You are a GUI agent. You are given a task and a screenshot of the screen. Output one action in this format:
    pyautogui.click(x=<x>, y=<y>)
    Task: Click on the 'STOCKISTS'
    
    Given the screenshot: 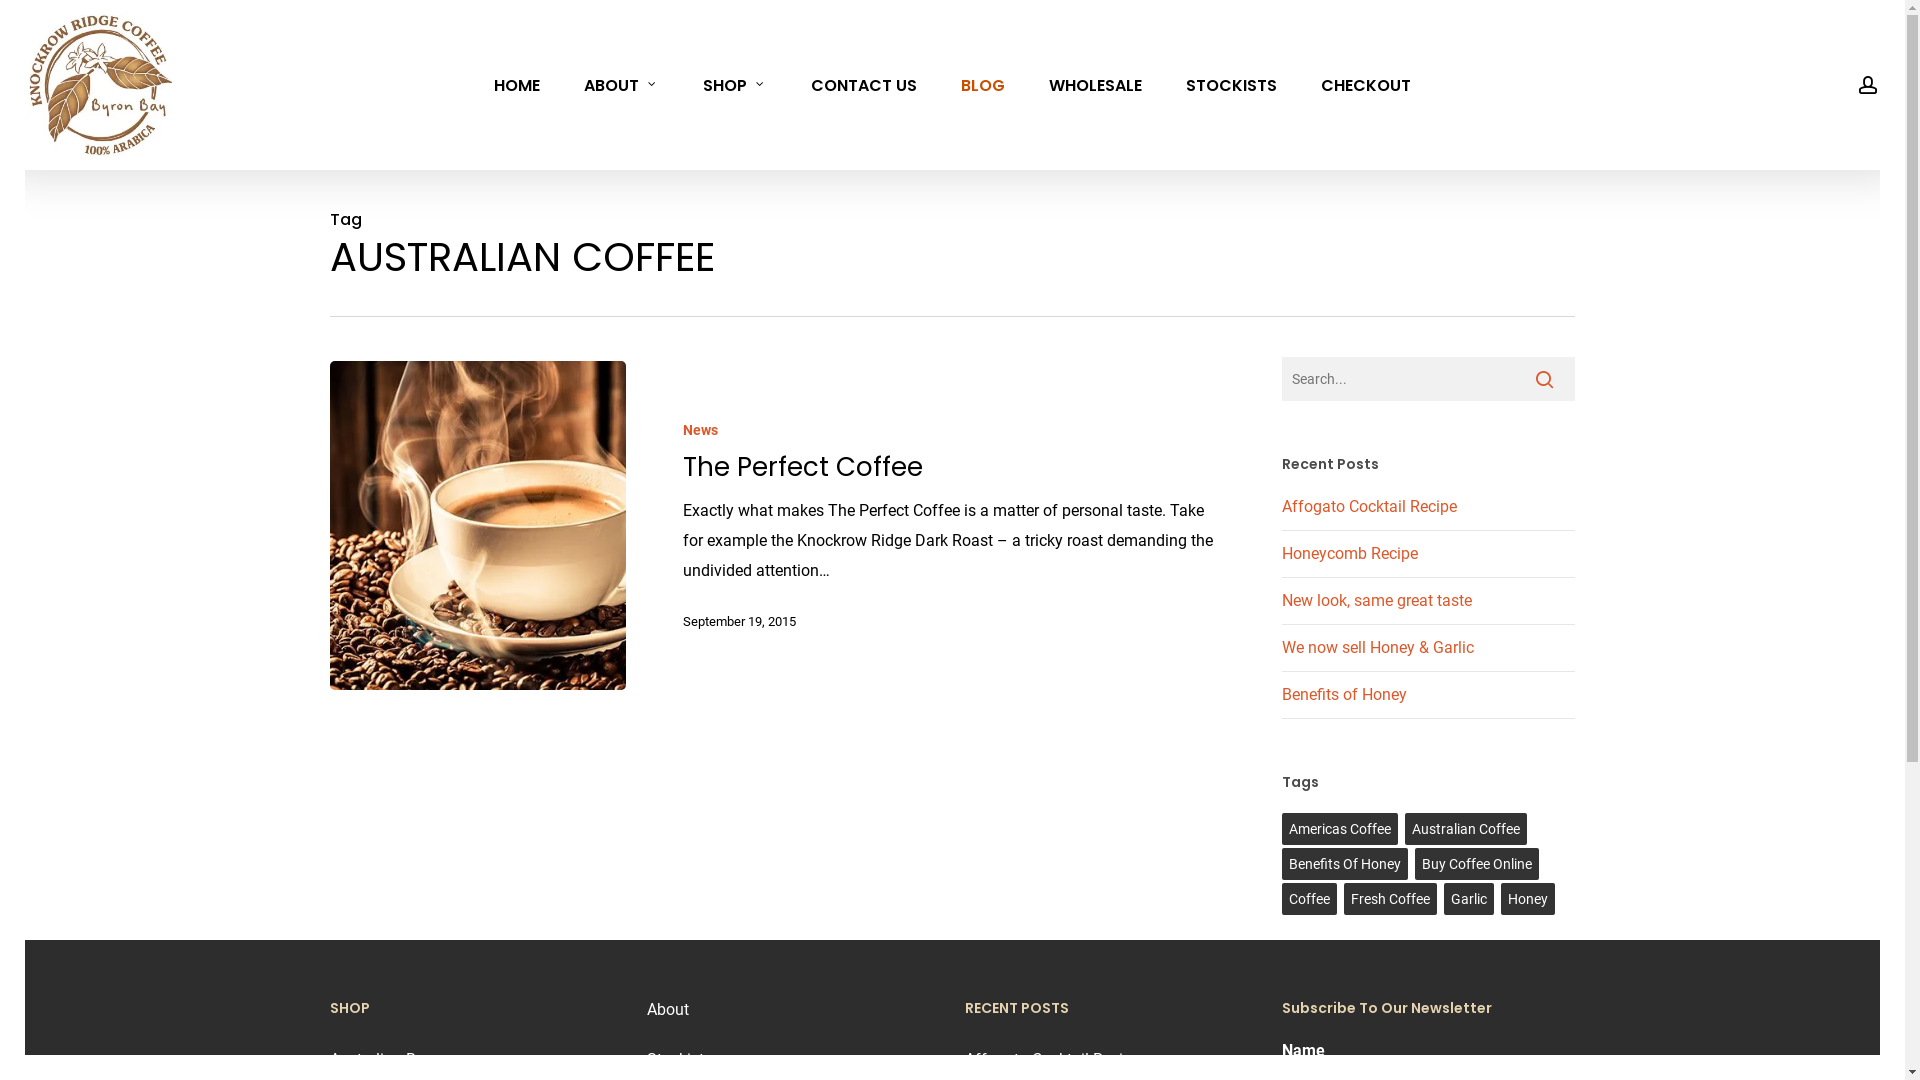 What is the action you would take?
    pyautogui.click(x=1230, y=83)
    